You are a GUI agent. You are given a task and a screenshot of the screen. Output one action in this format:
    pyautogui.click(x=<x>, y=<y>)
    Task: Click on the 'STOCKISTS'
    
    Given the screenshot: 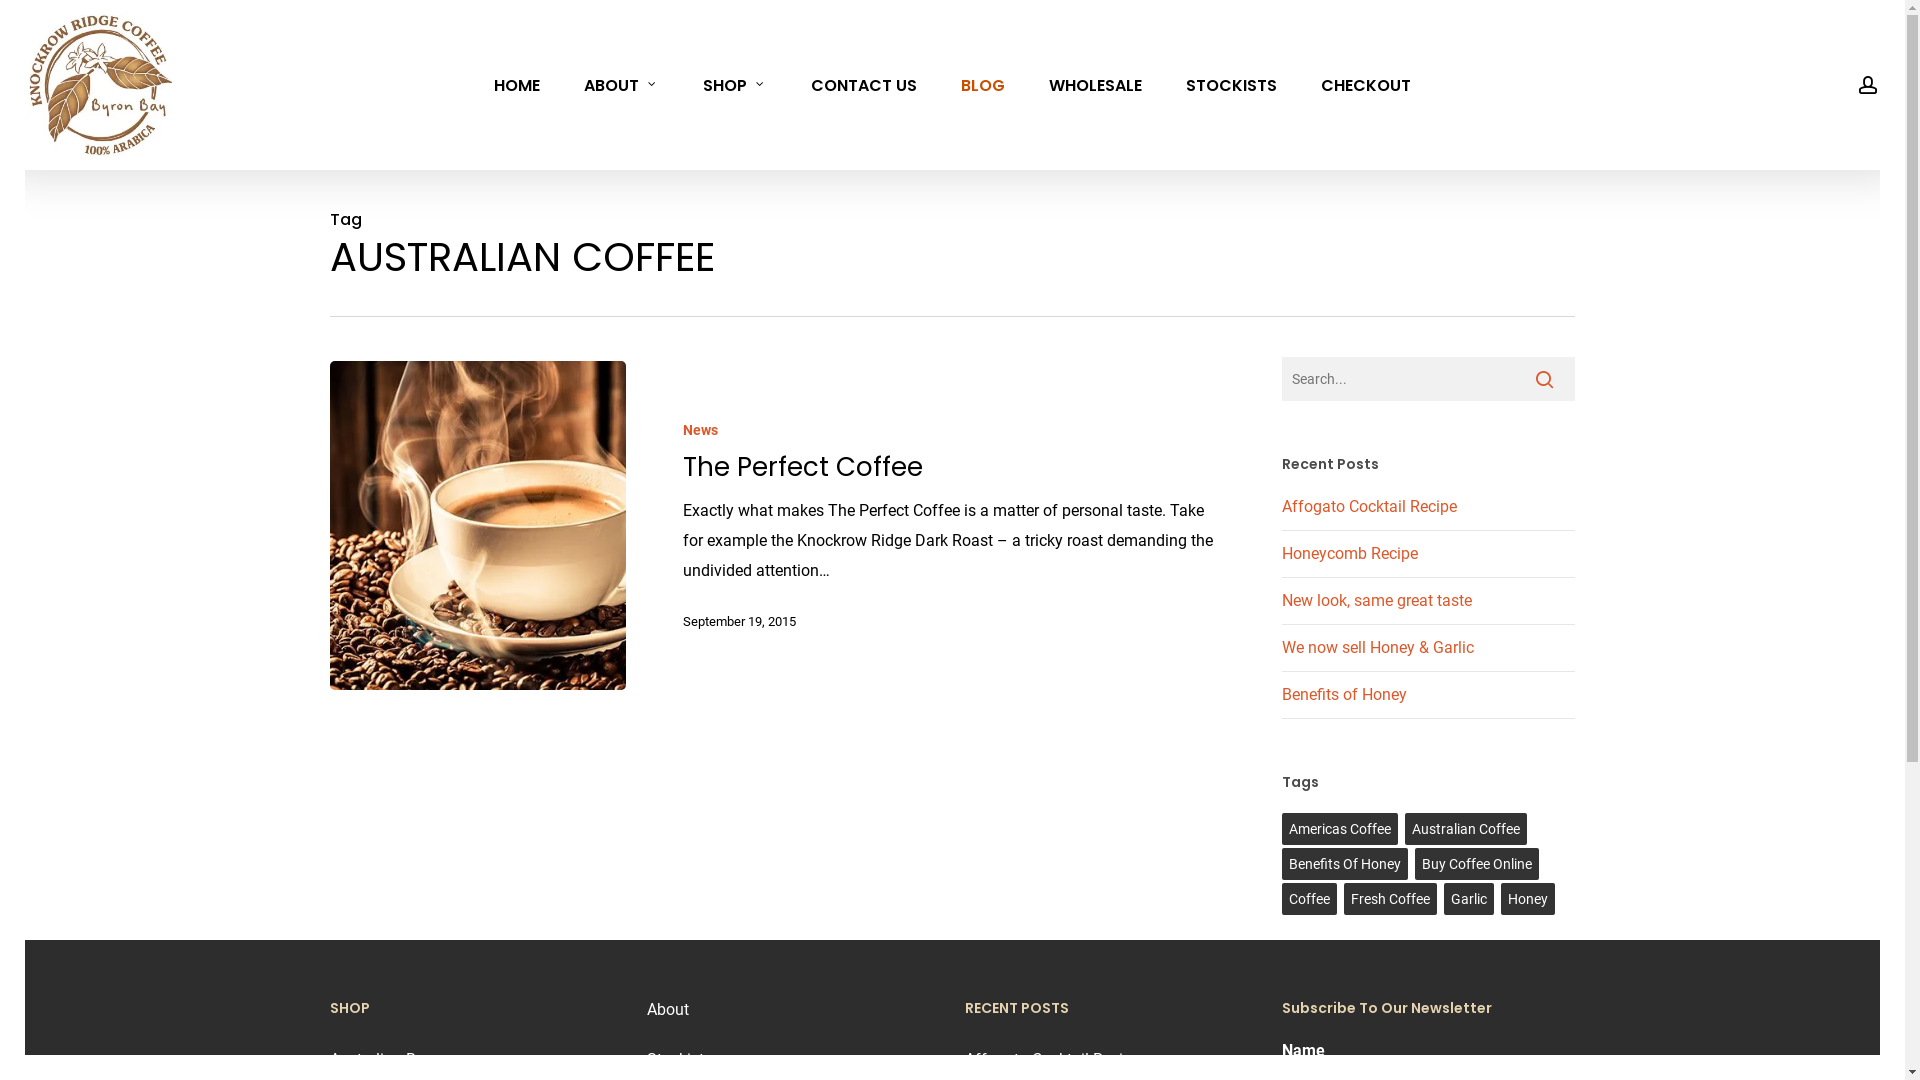 What is the action you would take?
    pyautogui.click(x=1230, y=83)
    